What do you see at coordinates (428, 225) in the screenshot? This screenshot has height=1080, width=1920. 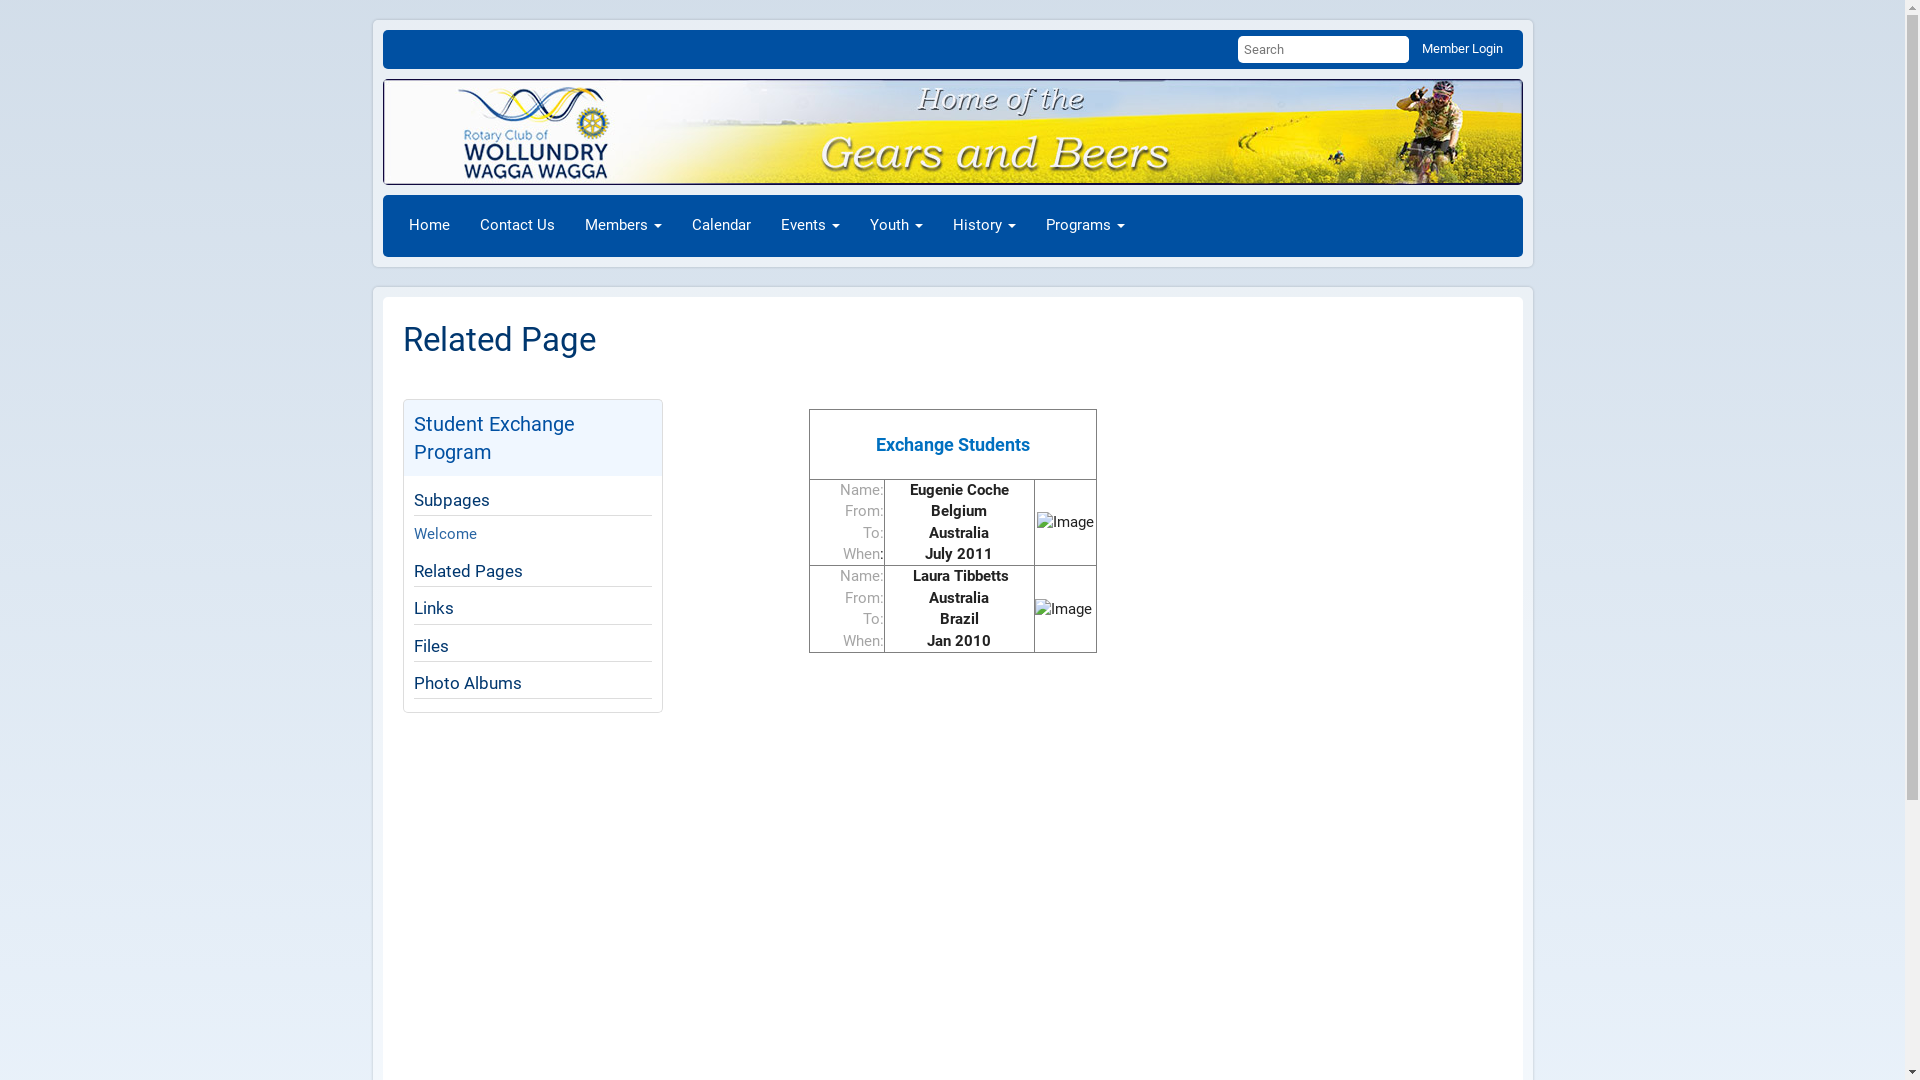 I see `'Home'` at bounding box center [428, 225].